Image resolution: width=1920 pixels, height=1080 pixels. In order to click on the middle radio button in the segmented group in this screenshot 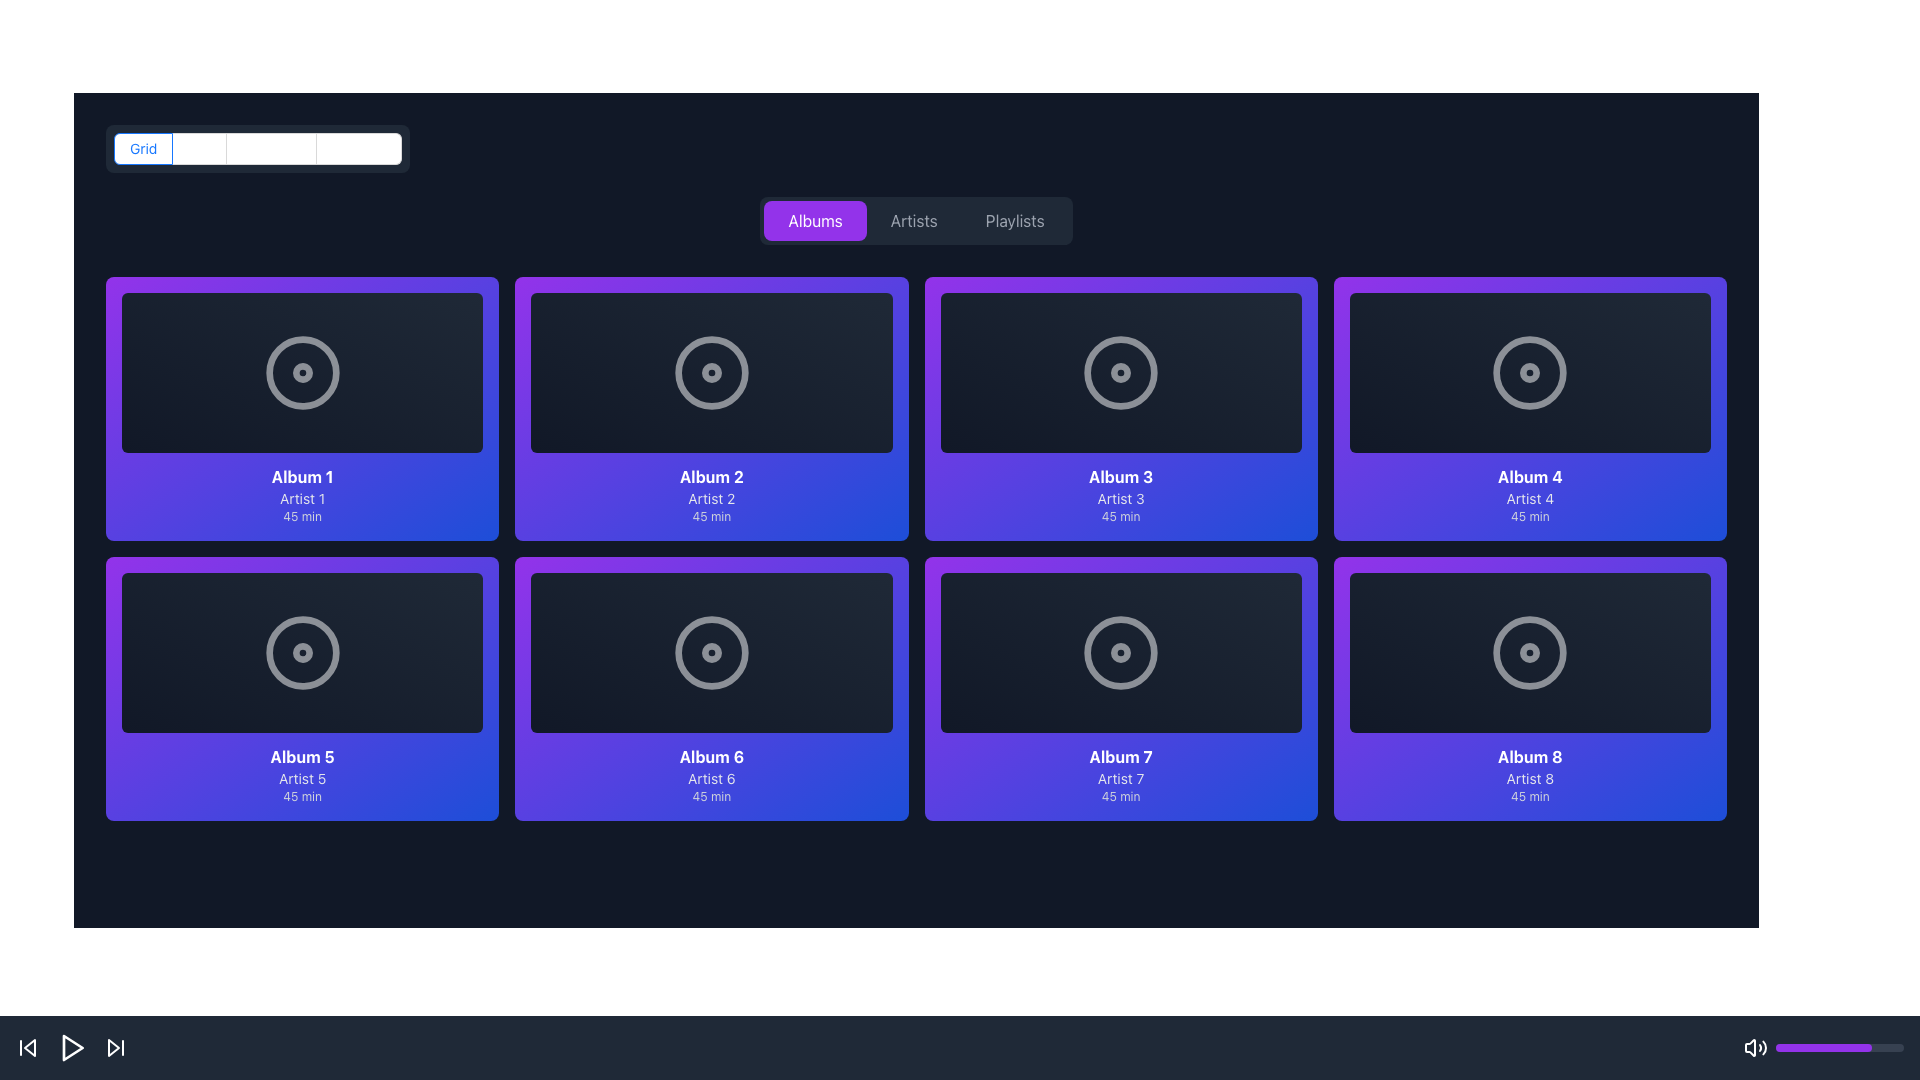, I will do `click(199, 148)`.